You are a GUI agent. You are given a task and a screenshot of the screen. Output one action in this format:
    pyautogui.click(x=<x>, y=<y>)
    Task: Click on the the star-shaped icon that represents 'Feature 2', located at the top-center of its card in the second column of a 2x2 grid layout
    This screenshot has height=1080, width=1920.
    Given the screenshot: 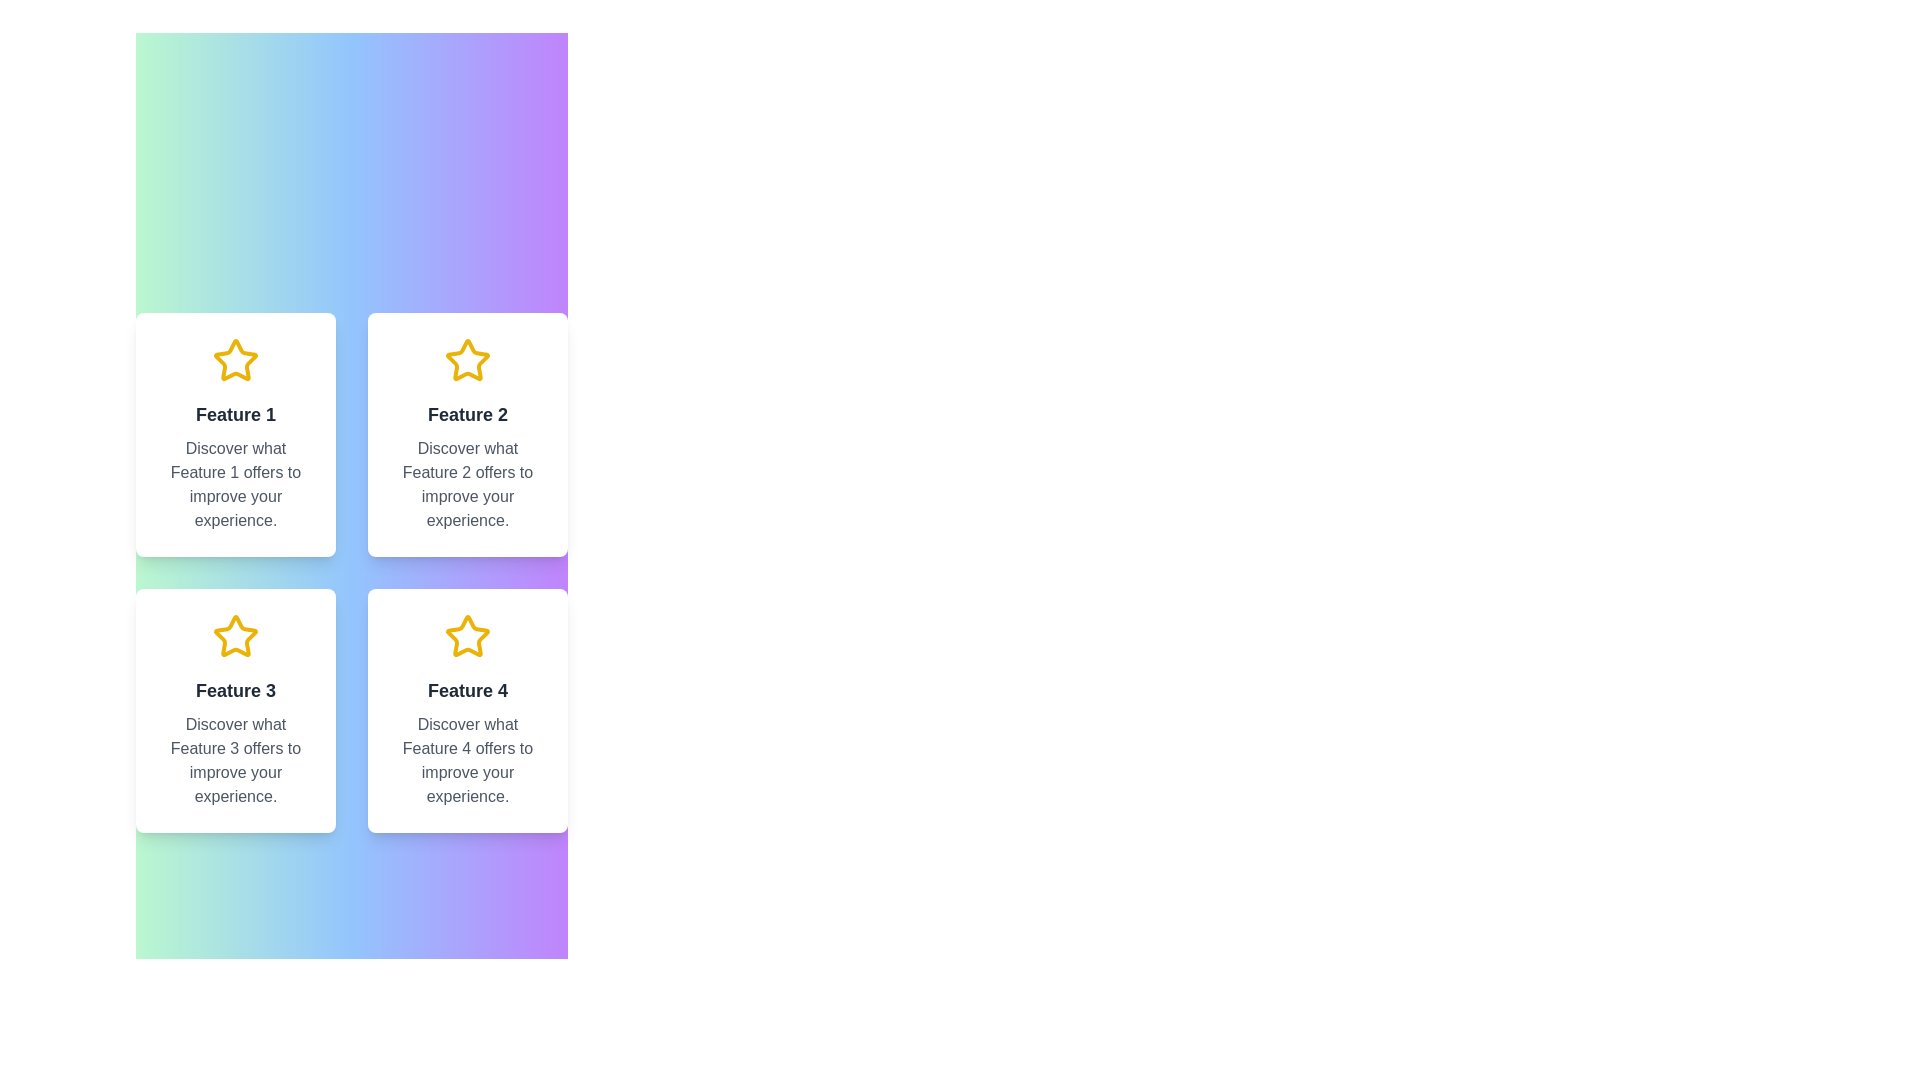 What is the action you would take?
    pyautogui.click(x=466, y=361)
    